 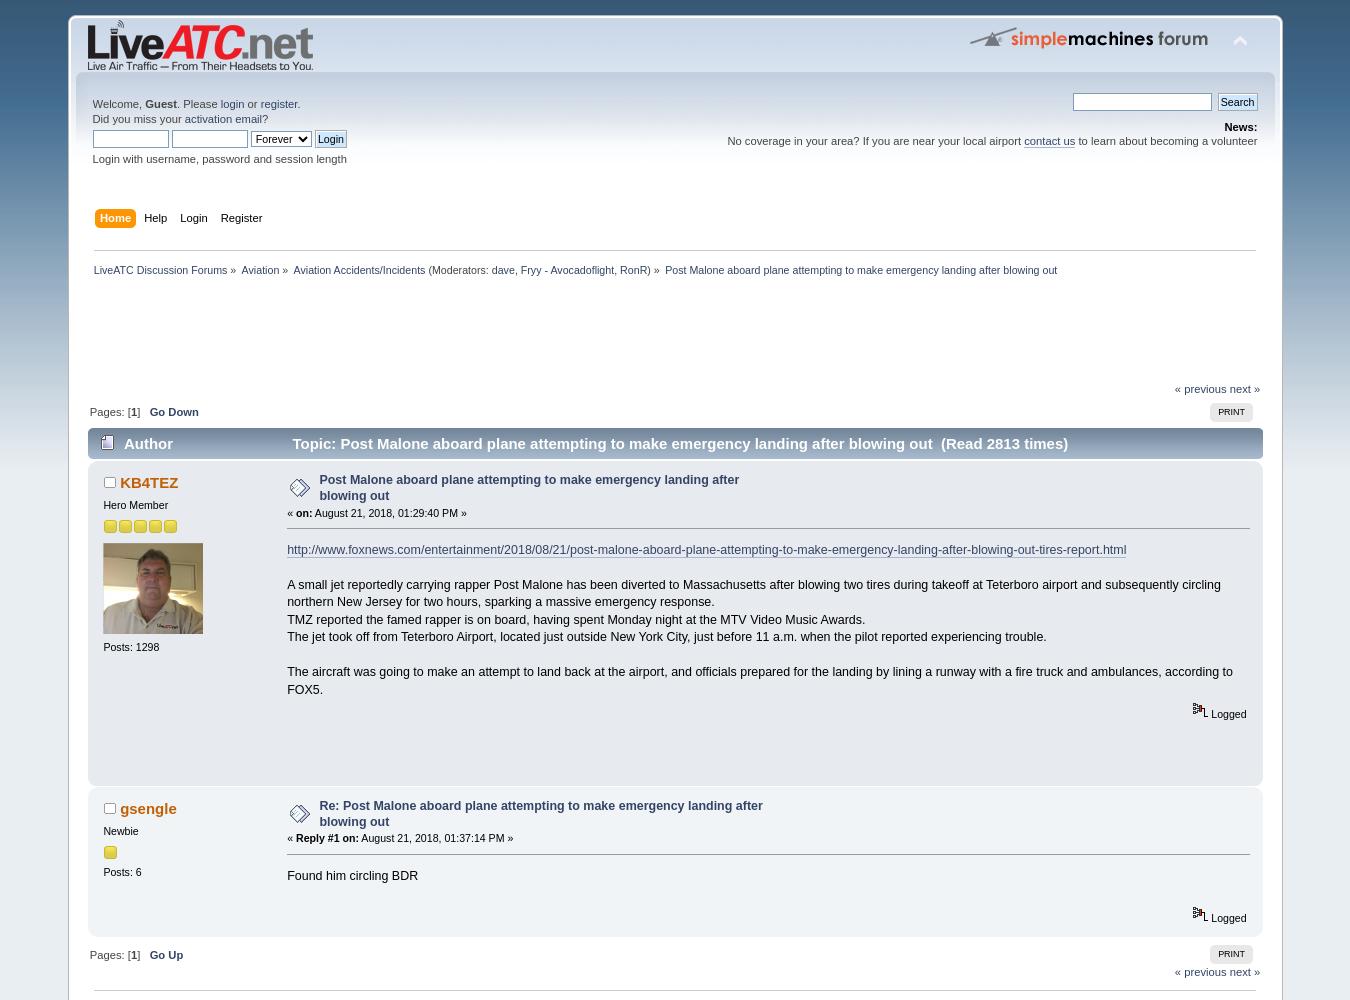 What do you see at coordinates (277, 103) in the screenshot?
I see `'register'` at bounding box center [277, 103].